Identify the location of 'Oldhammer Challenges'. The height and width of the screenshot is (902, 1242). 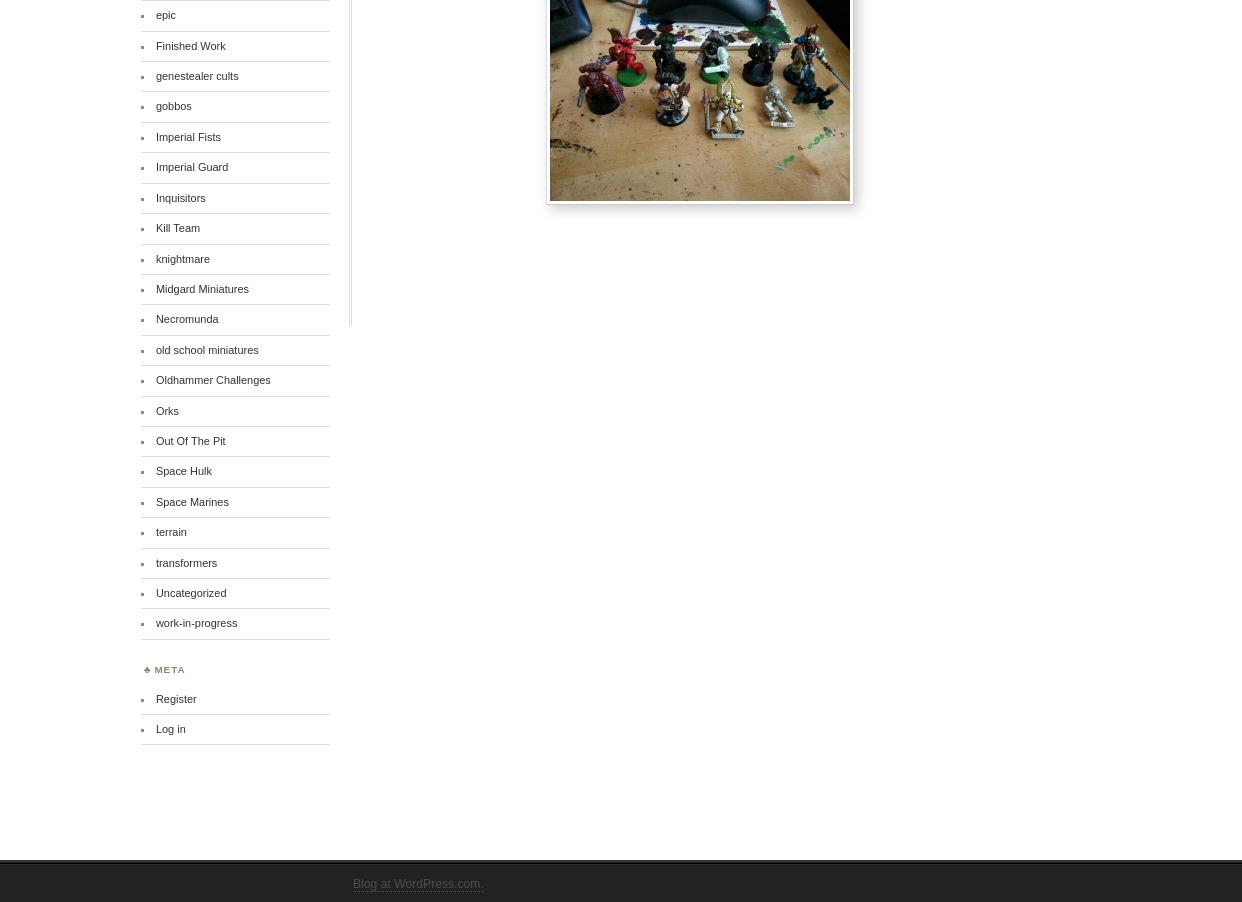
(212, 380).